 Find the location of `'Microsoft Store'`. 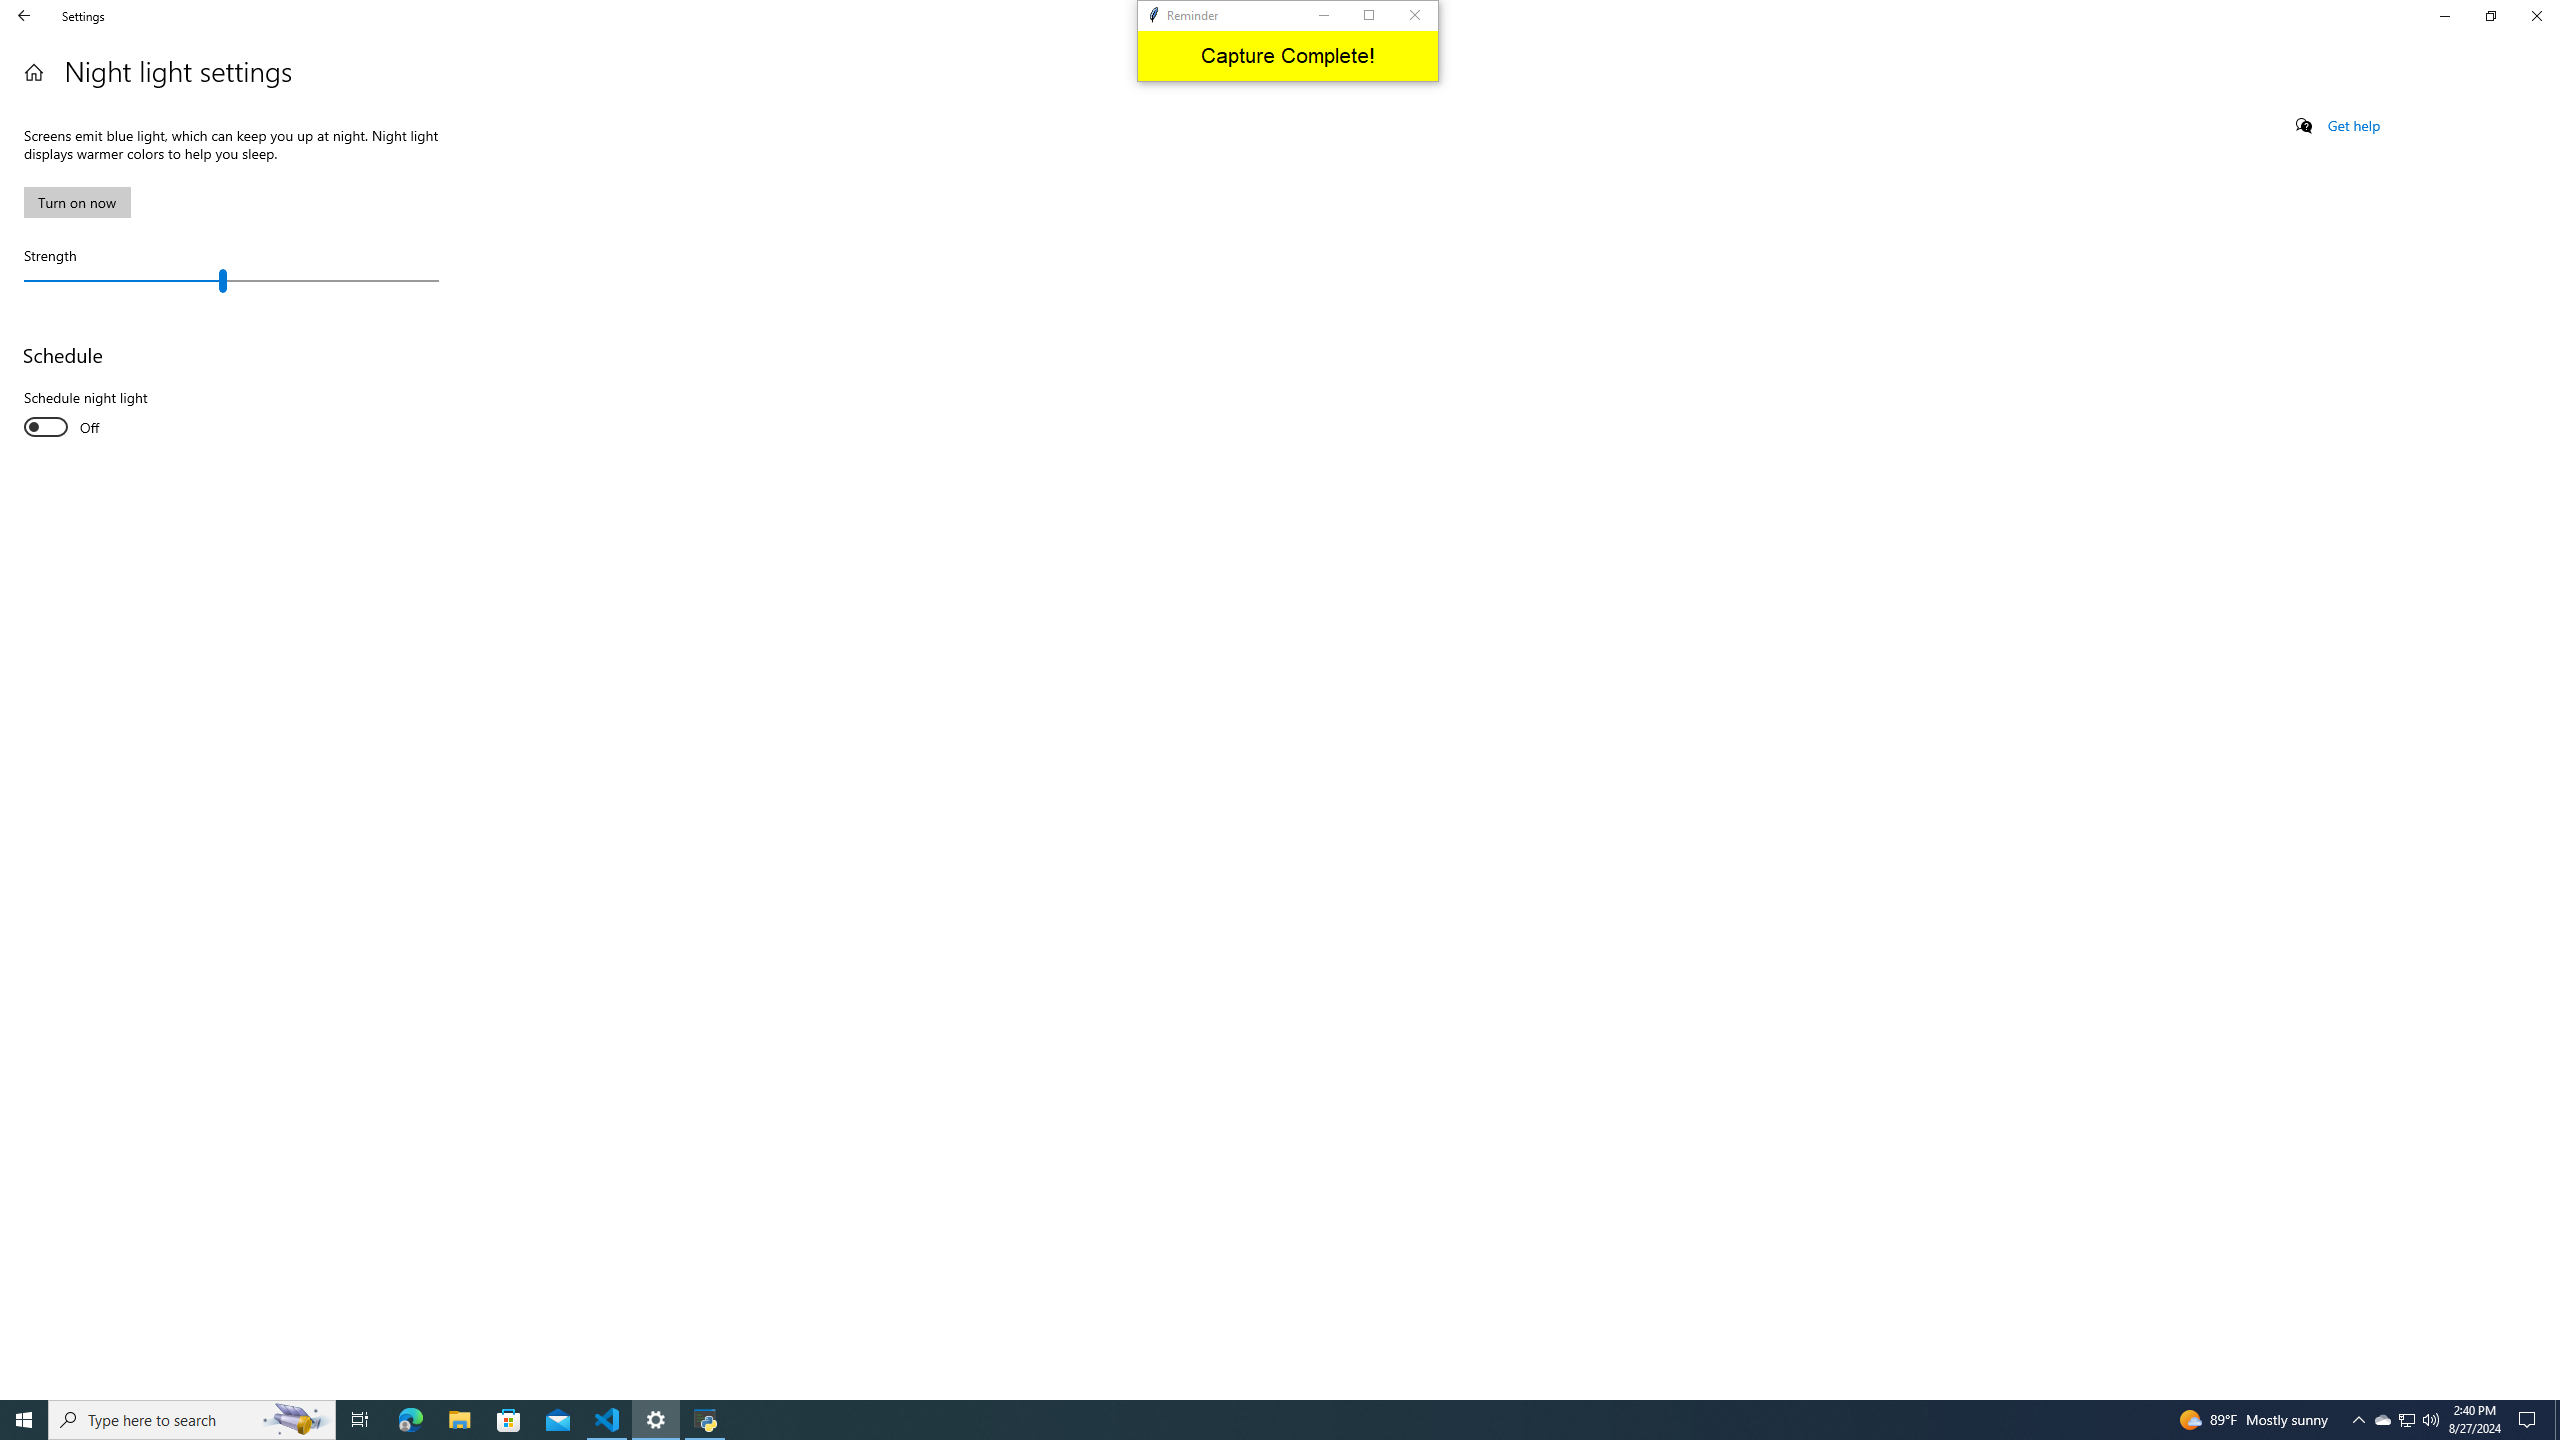

'Microsoft Store' is located at coordinates (509, 1418).